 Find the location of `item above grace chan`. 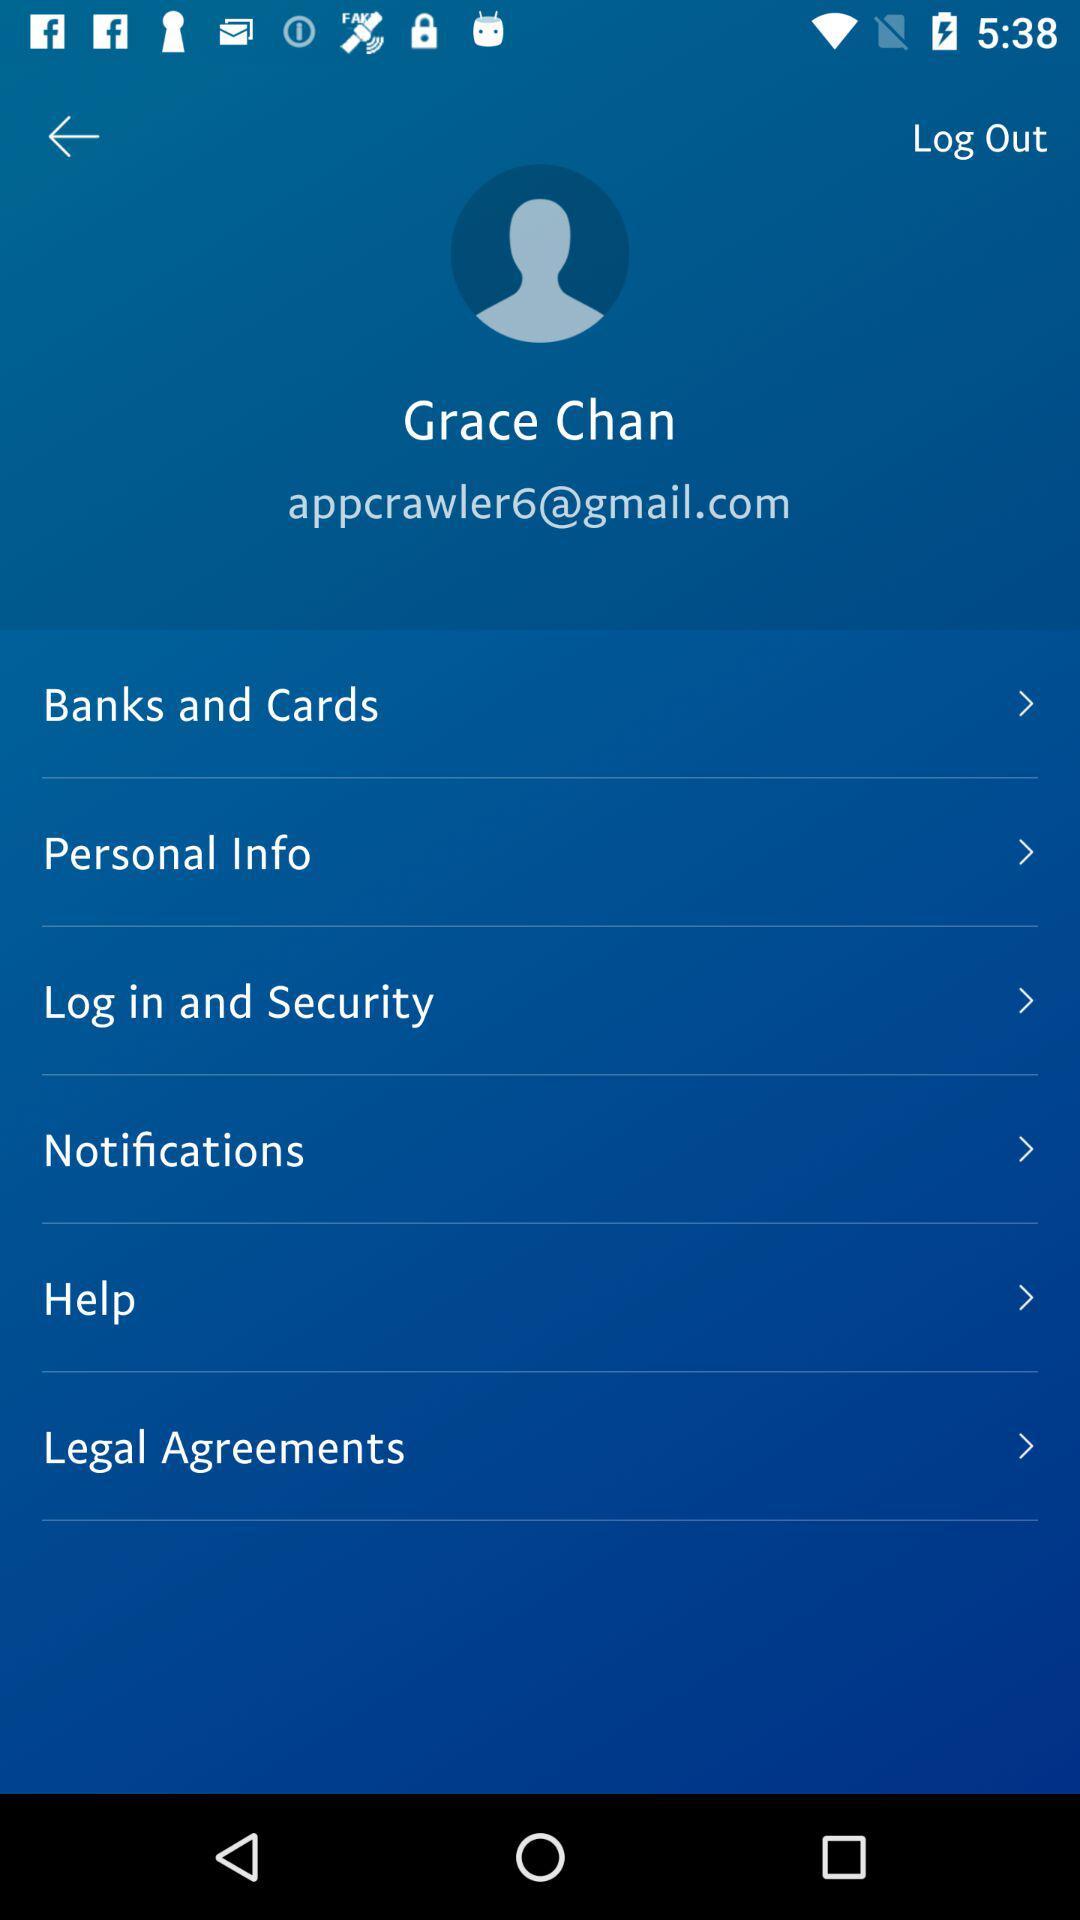

item above grace chan is located at coordinates (540, 252).